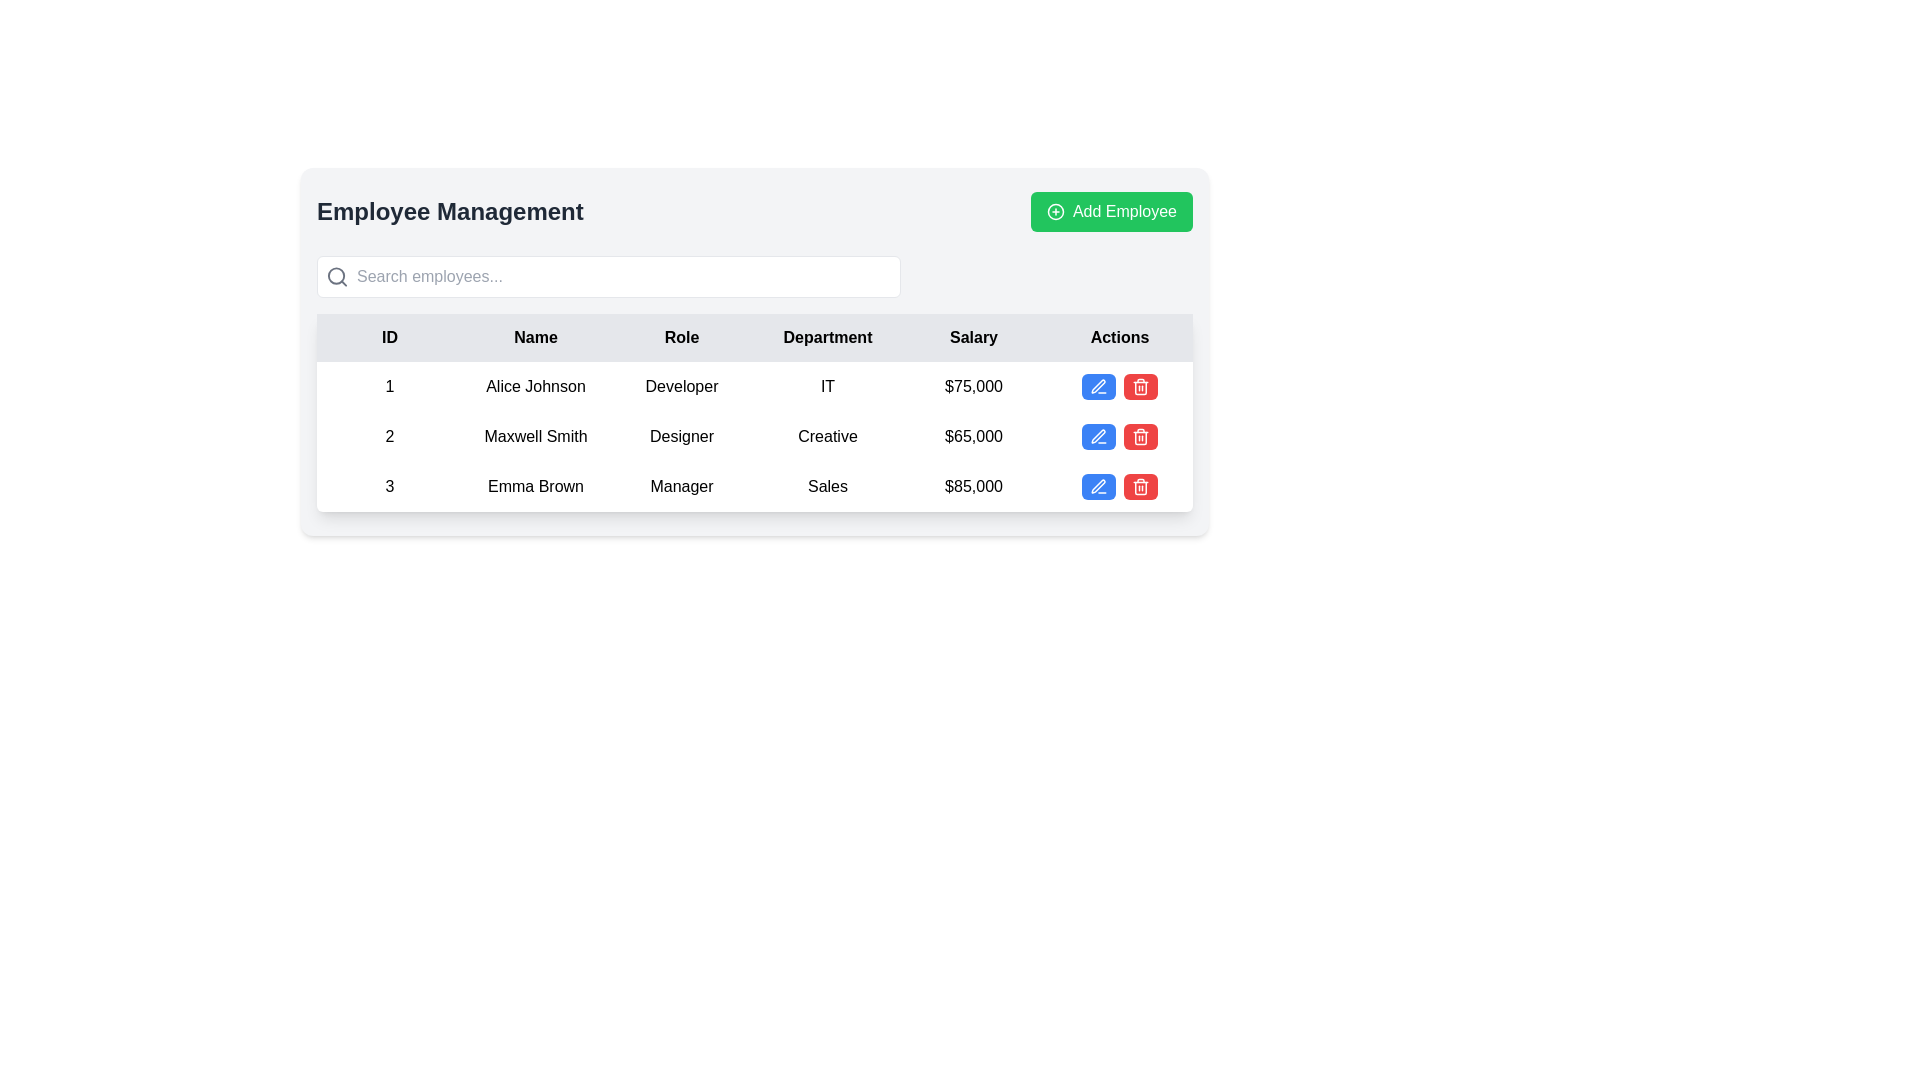 The image size is (1920, 1080). Describe the element at coordinates (1055, 212) in the screenshot. I see `the circular icon with a plus sign inside, located within the 'Add Employee' button at the top right corner of the main interface` at that location.